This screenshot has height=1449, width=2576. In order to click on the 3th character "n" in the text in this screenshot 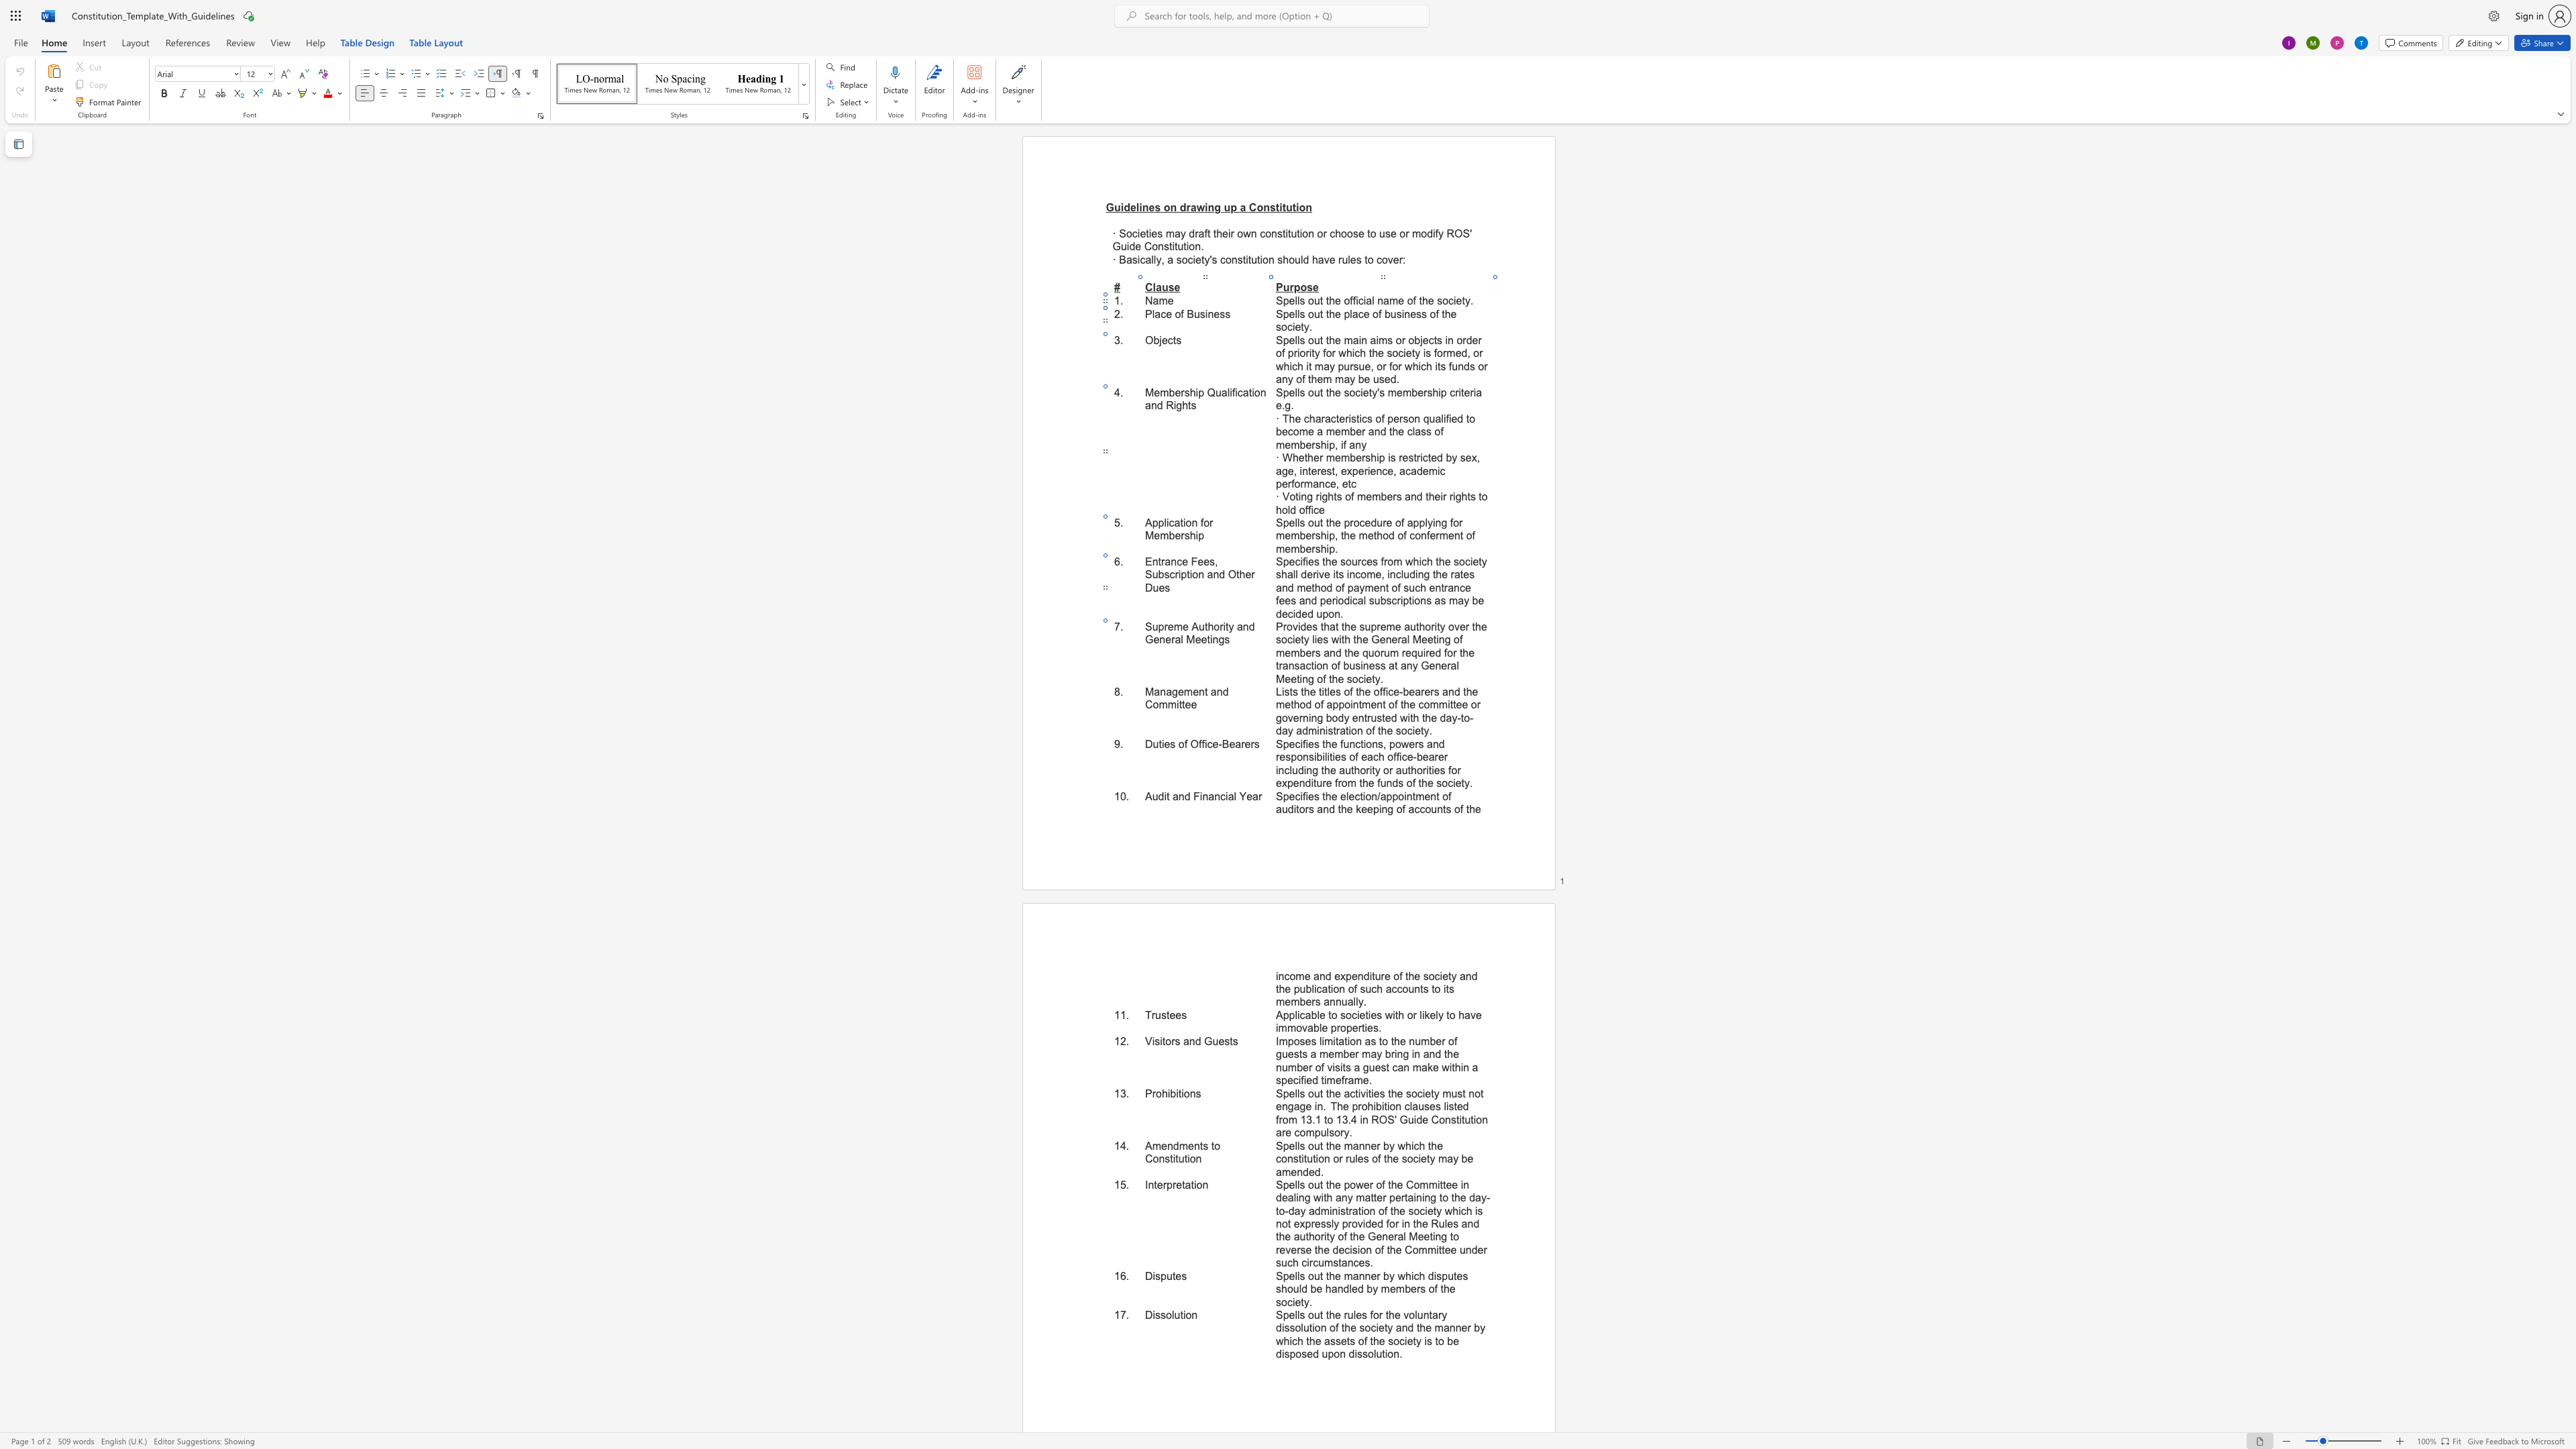, I will do `click(1219, 690)`.